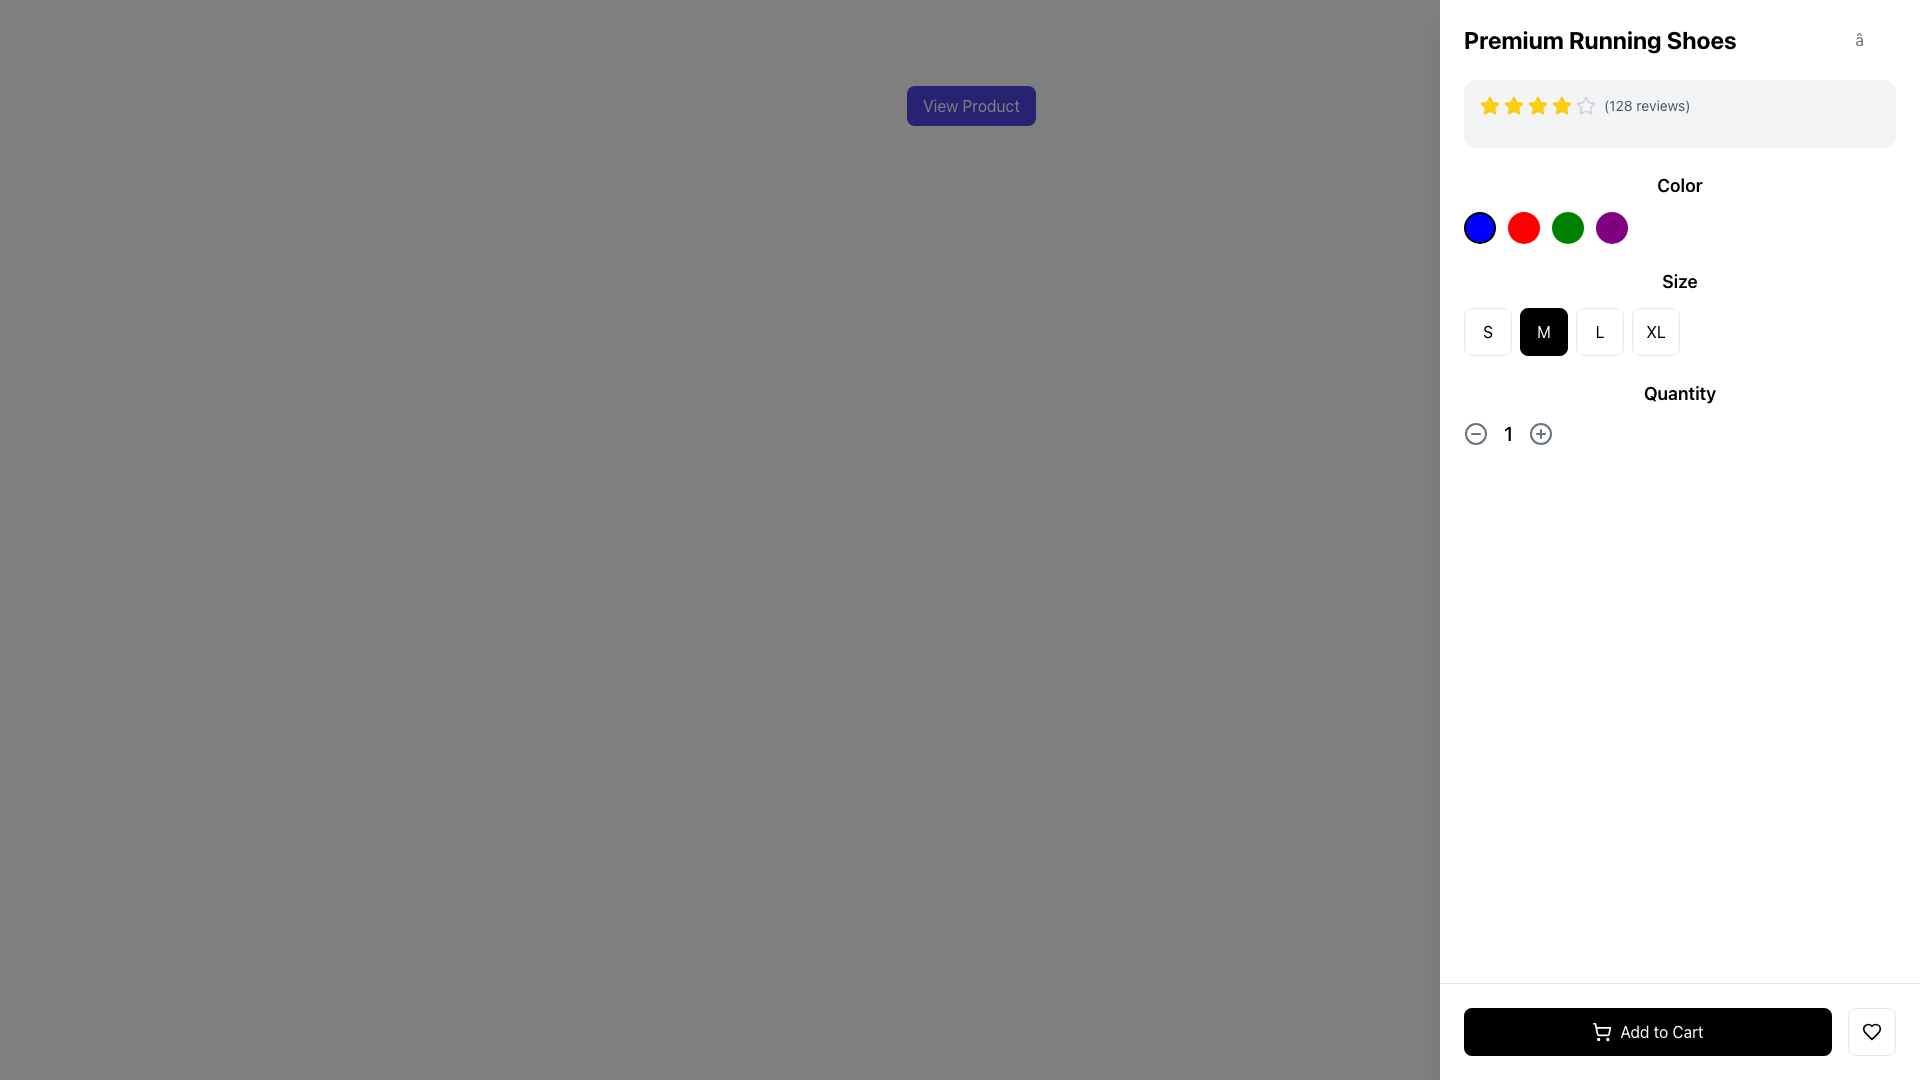  I want to click on the text label reading 'Premium Running Shoes', which is styled as a bold heading and is prominently located at the top left of the product details section, so click(1600, 39).